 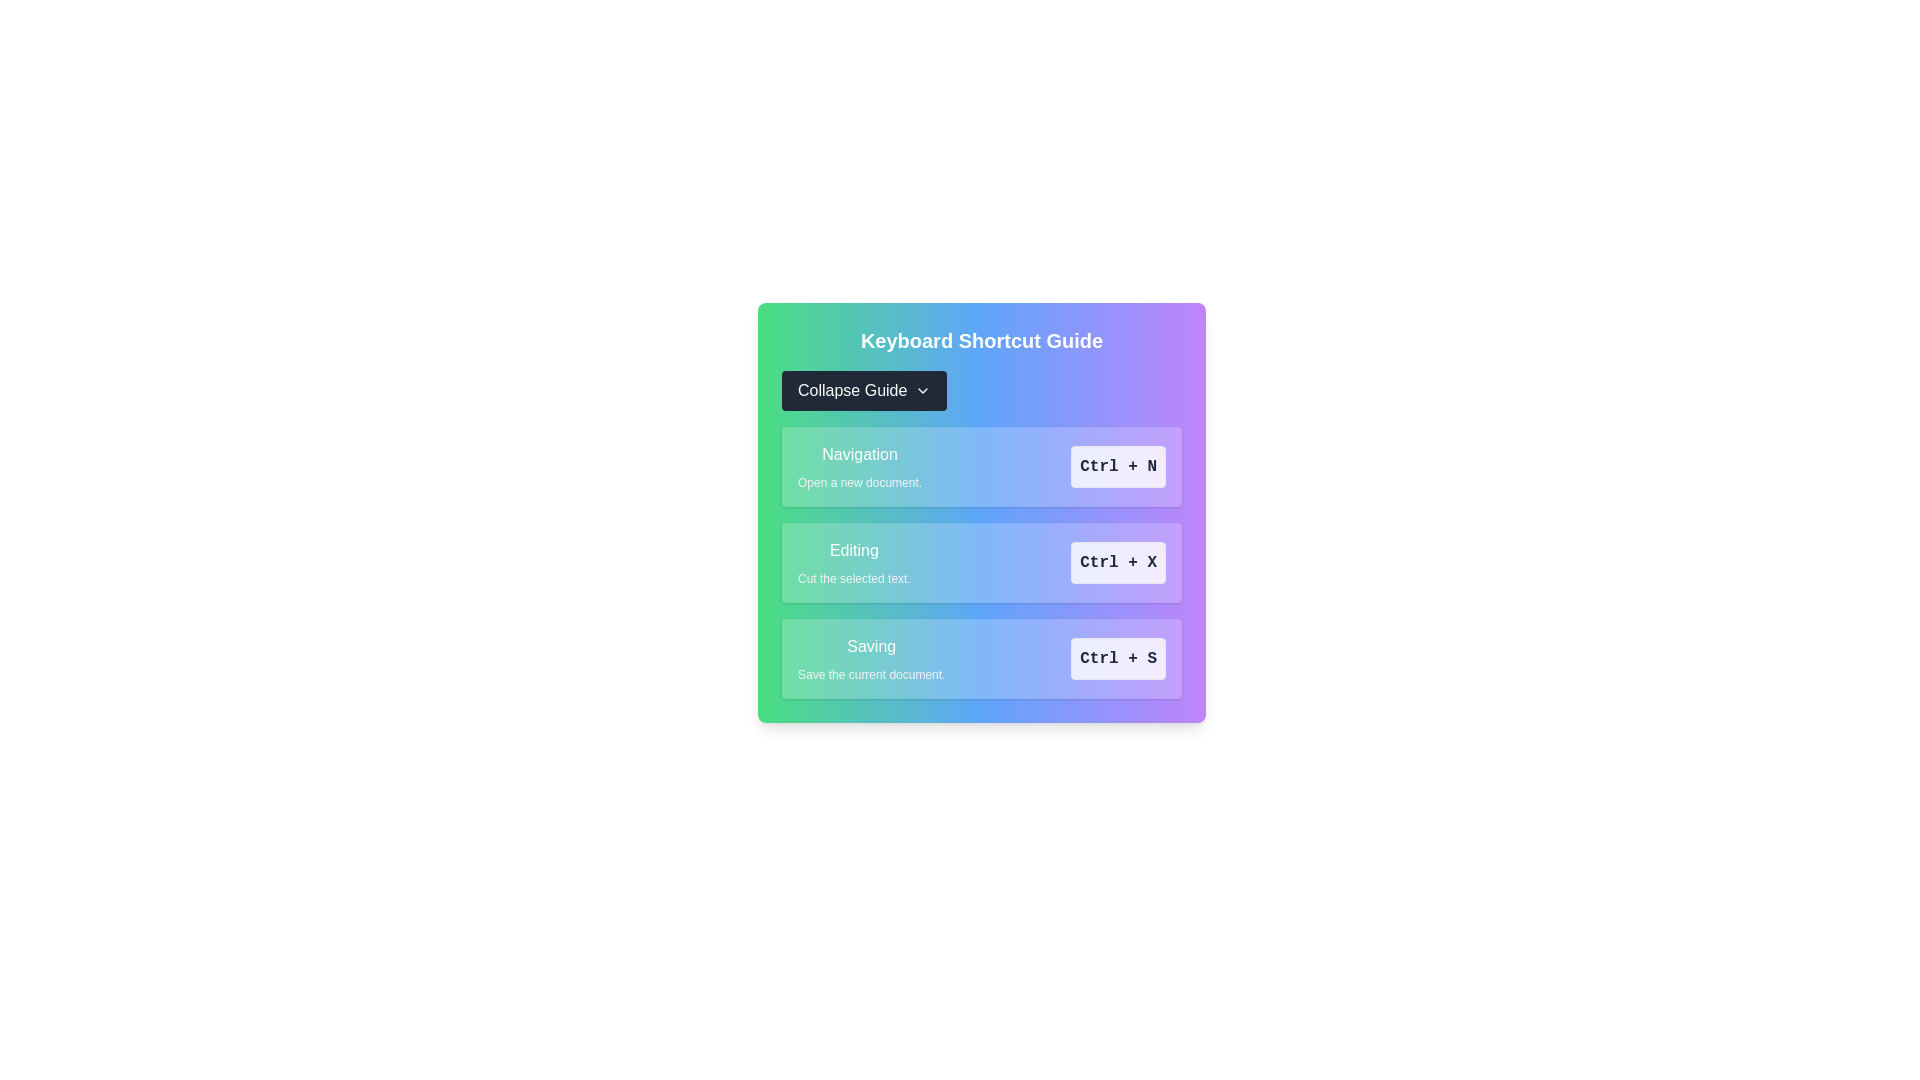 I want to click on the informational text label titled 'Navigation' which describes 'Open a new document.', so click(x=859, y=466).